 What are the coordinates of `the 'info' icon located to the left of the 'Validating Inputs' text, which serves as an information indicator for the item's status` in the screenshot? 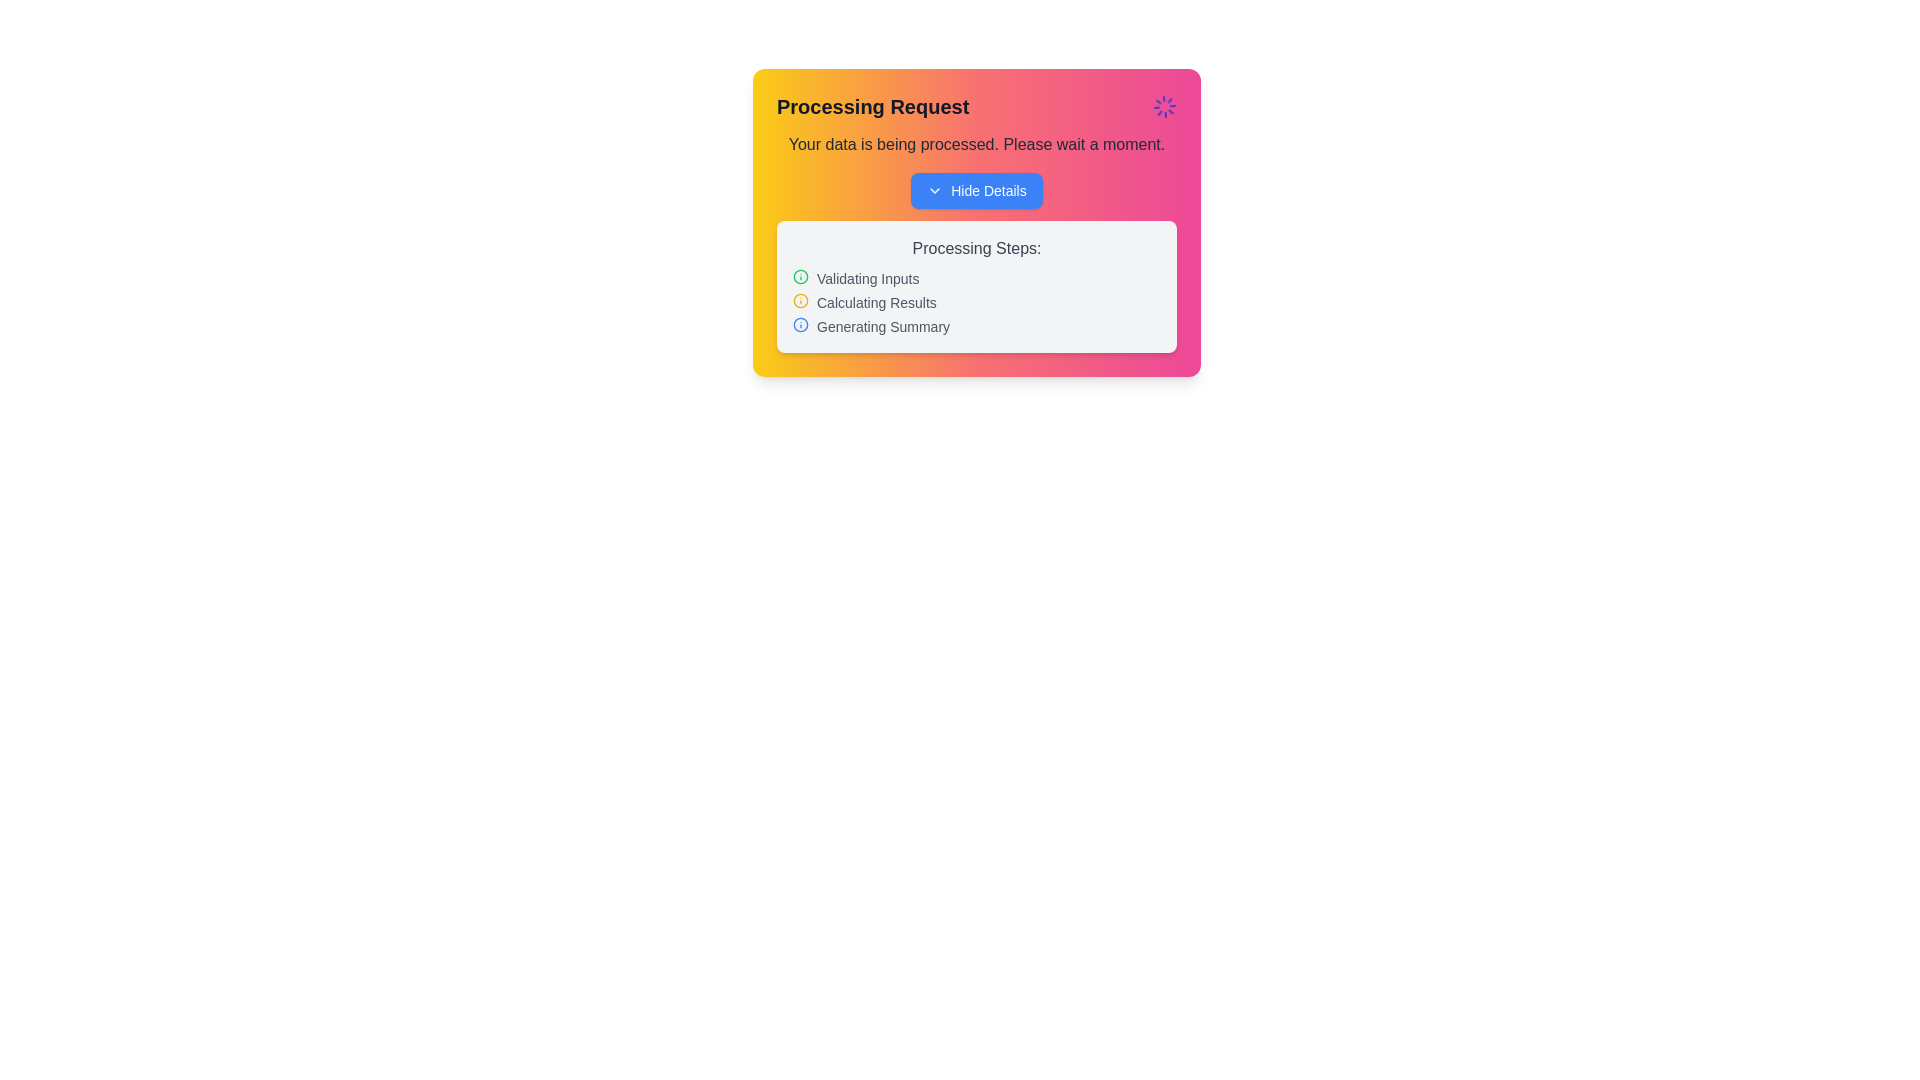 It's located at (801, 277).